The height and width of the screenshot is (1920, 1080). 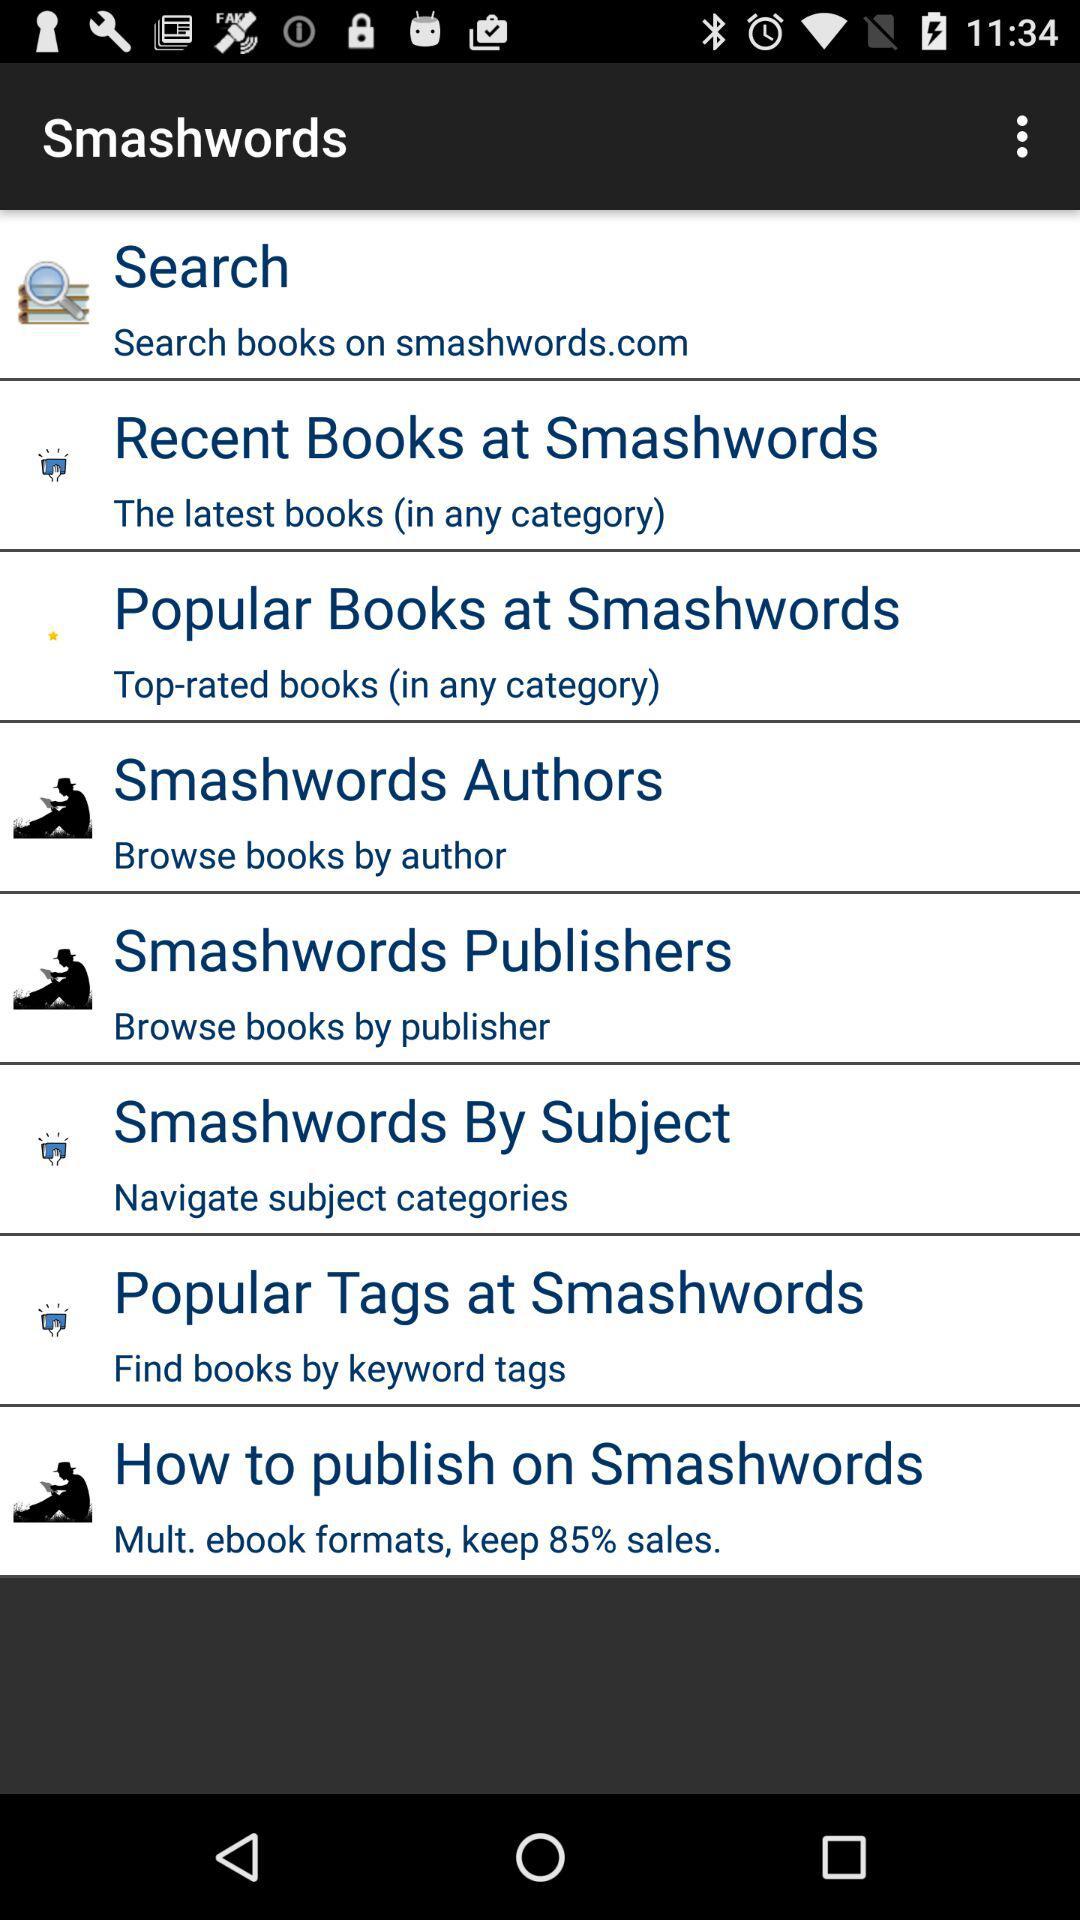 I want to click on app above the smashwords authors item, so click(x=386, y=683).